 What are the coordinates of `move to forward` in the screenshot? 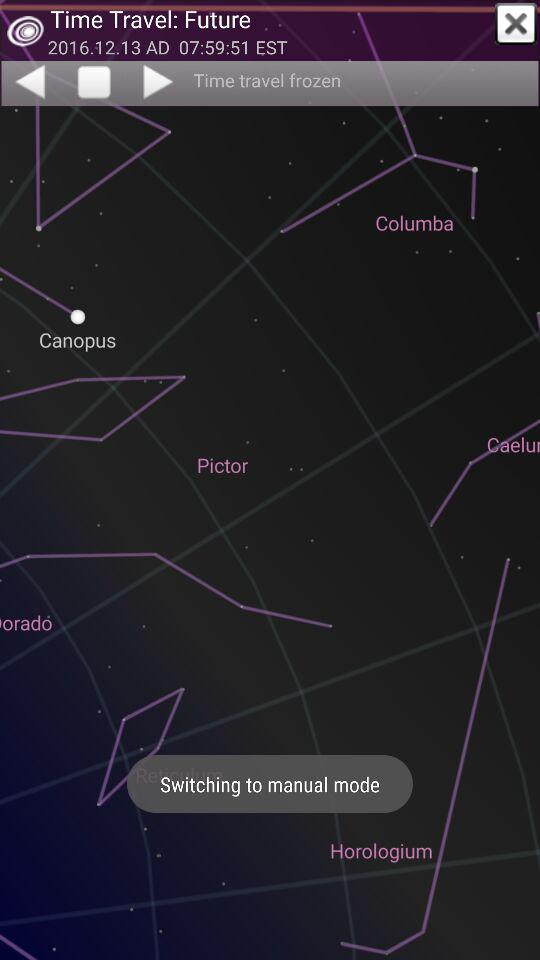 It's located at (159, 81).